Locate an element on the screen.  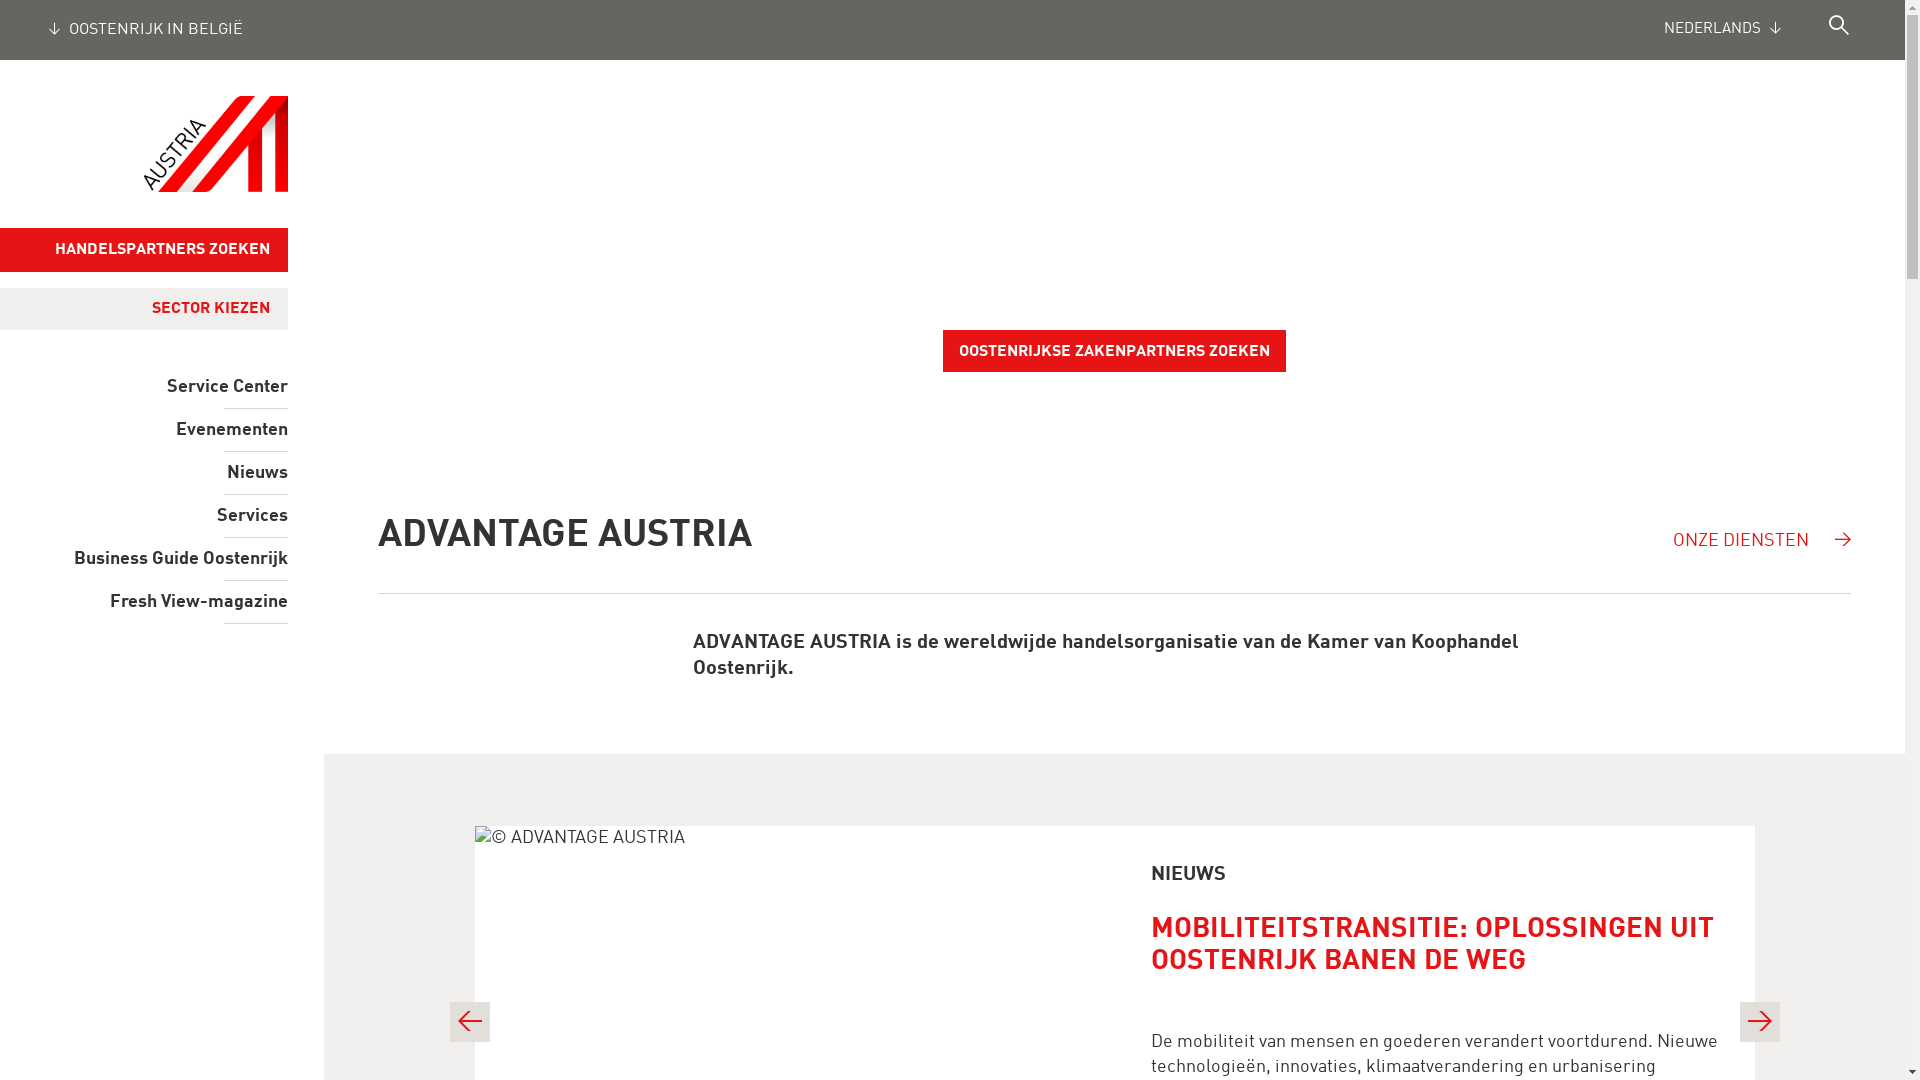
'HANDELSPARTNERS ZOEKEN' is located at coordinates (143, 249).